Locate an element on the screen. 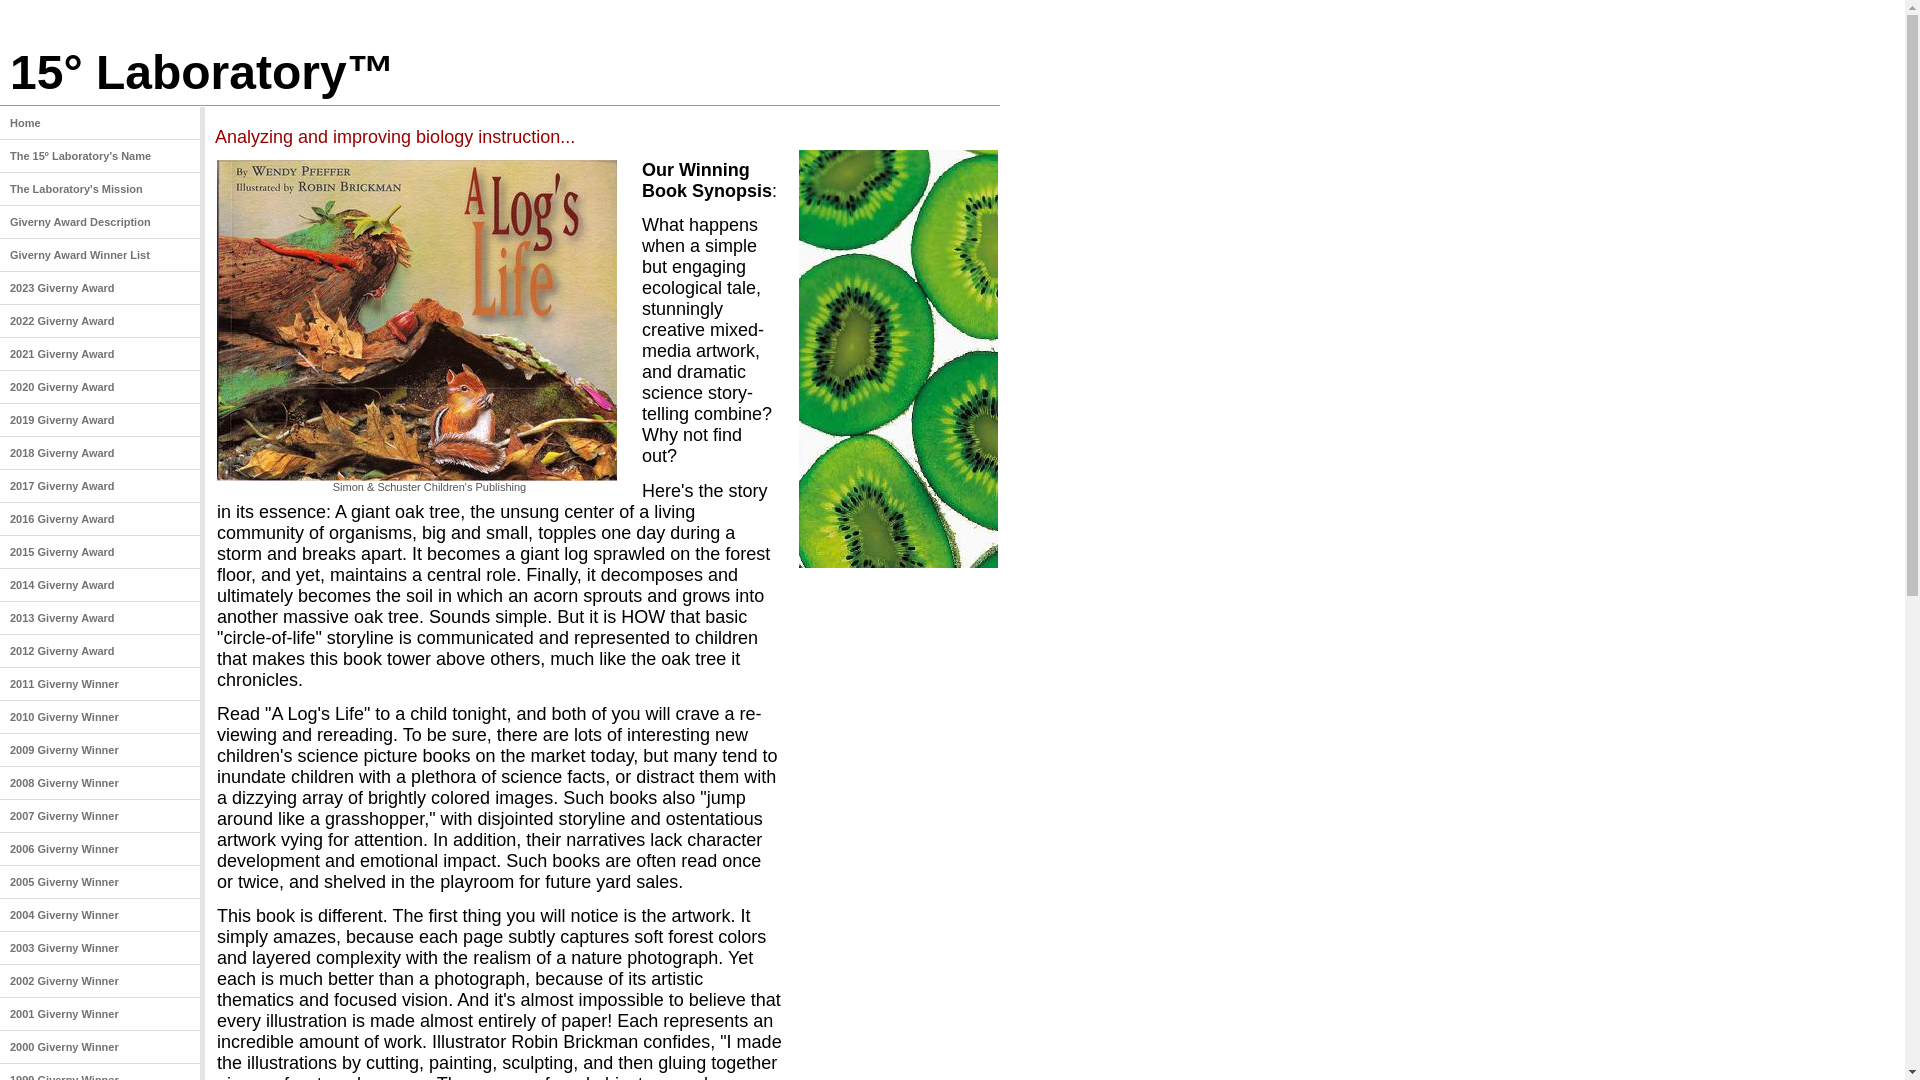  'Home' is located at coordinates (0, 123).